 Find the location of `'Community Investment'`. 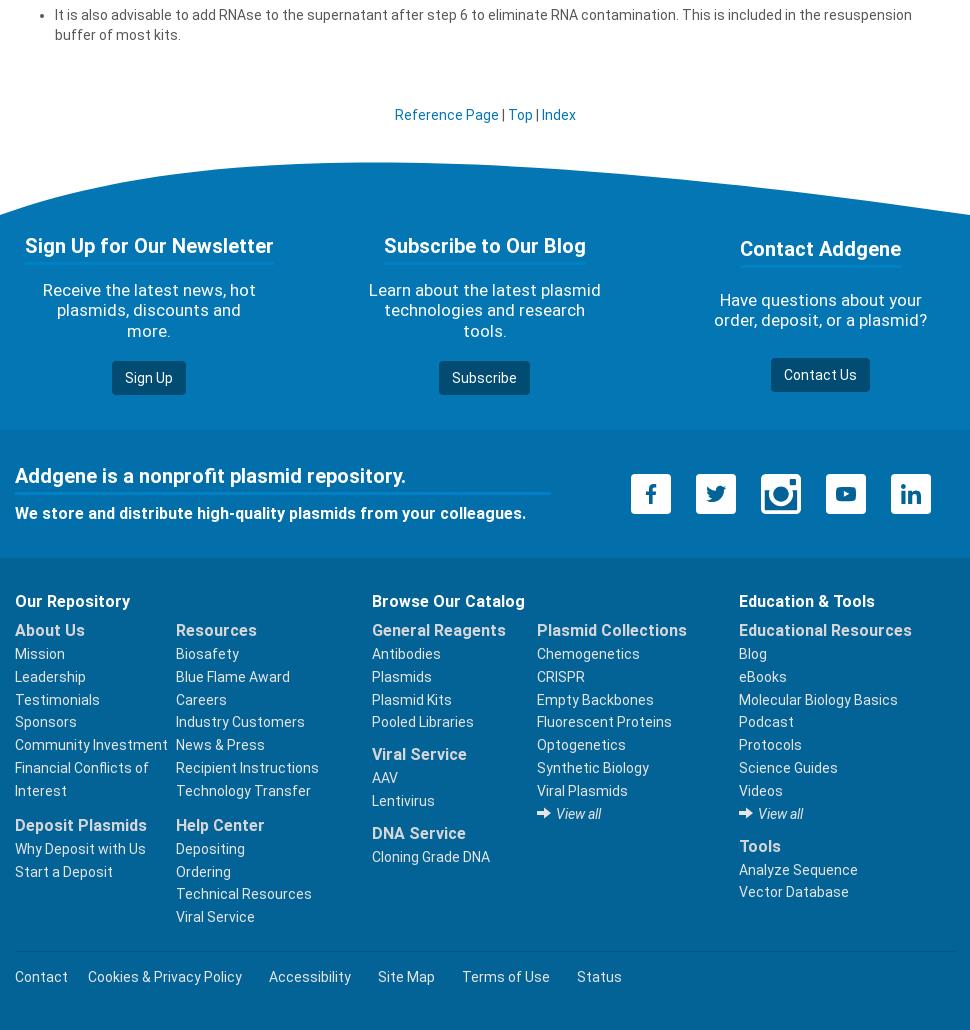

'Community Investment' is located at coordinates (90, 744).